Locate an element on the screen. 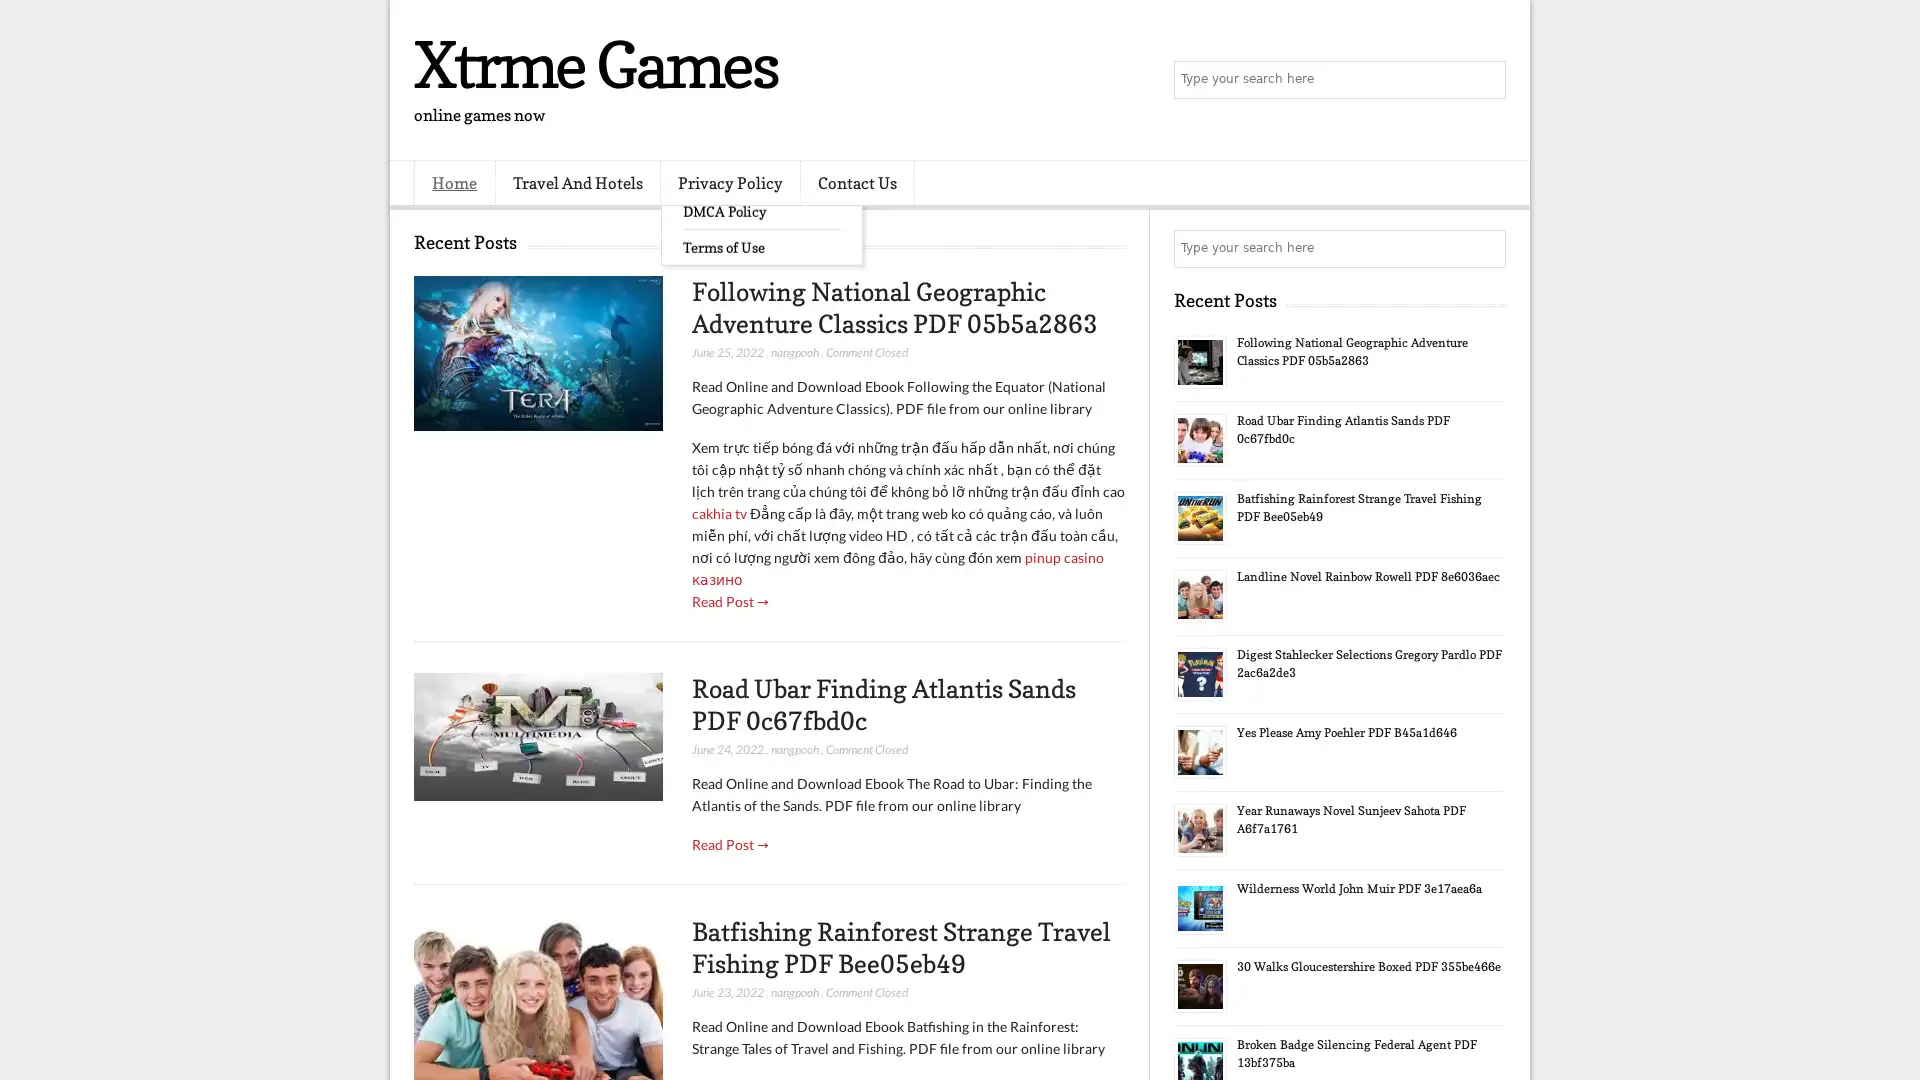 This screenshot has width=1920, height=1080. Search is located at coordinates (1485, 248).